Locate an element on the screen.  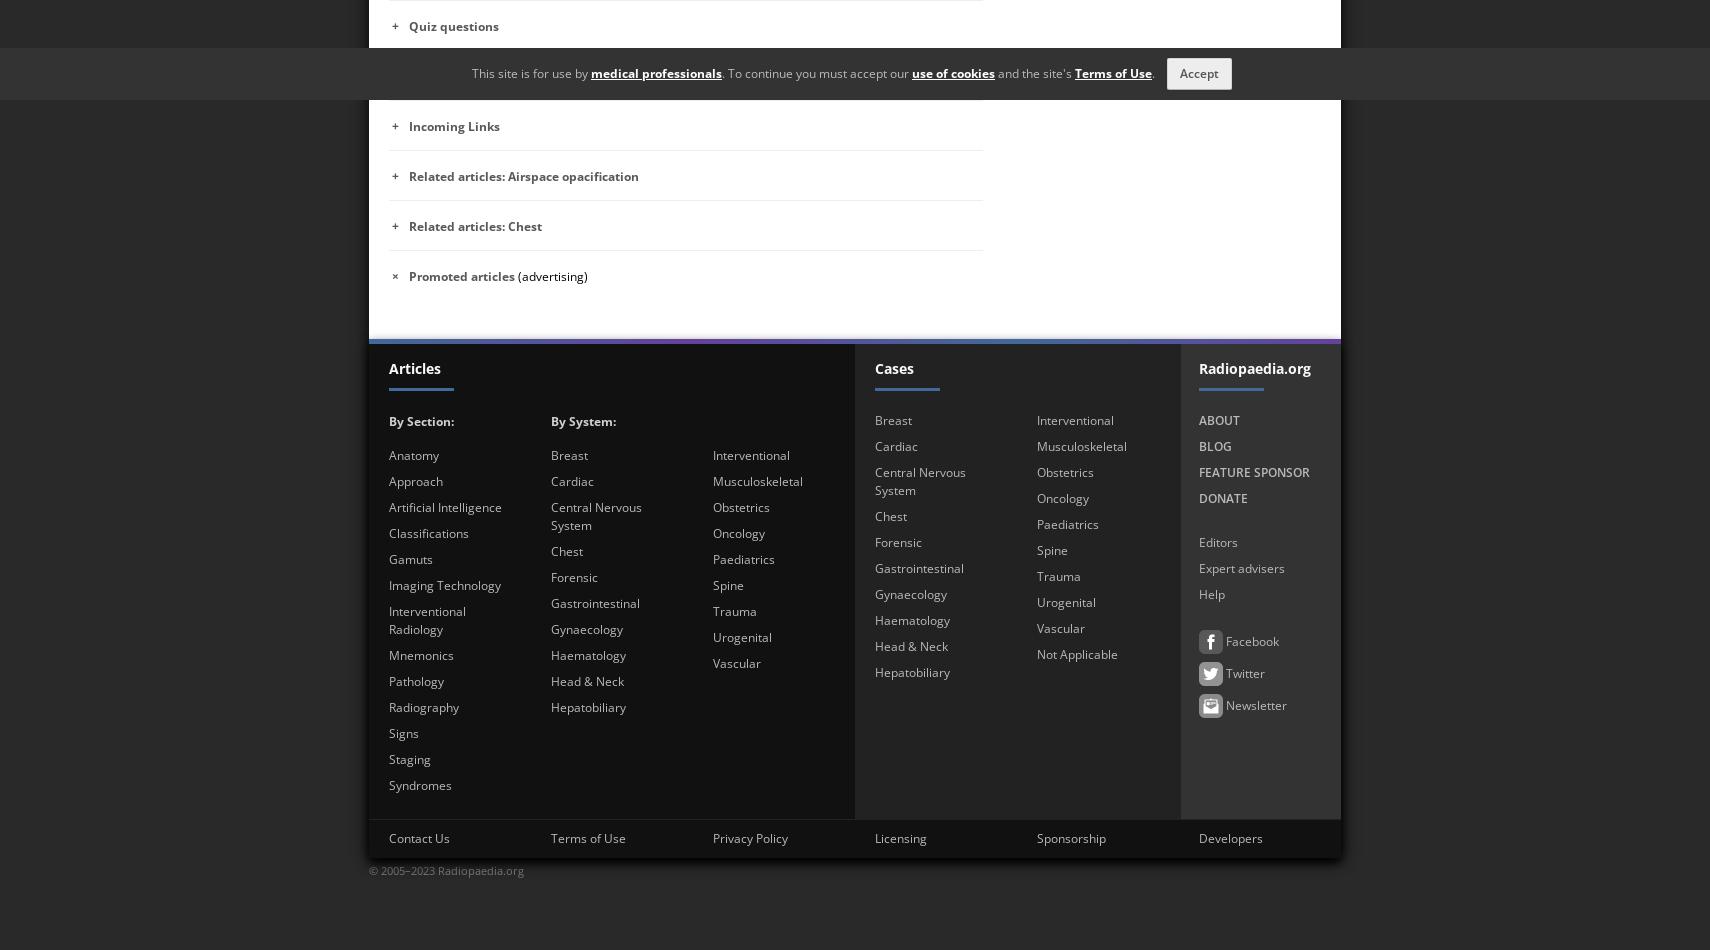
'Licensing' is located at coordinates (872, 836).